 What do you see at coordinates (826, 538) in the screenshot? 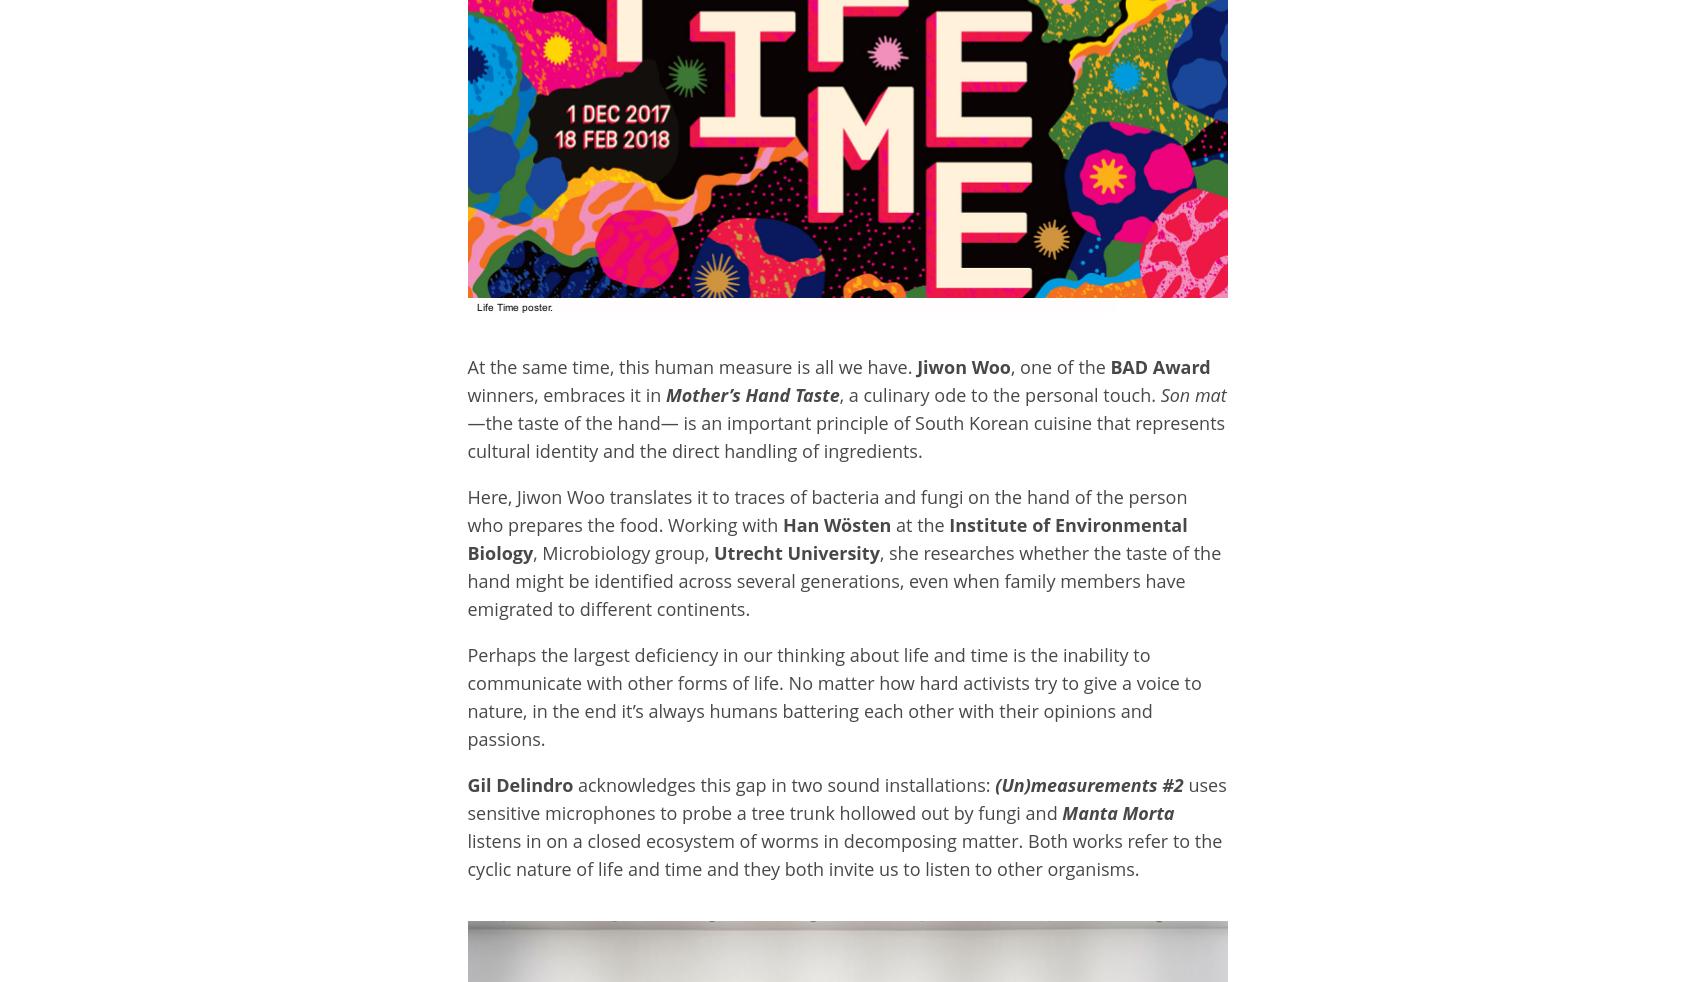
I see `'Institute of Environmental Biology'` at bounding box center [826, 538].